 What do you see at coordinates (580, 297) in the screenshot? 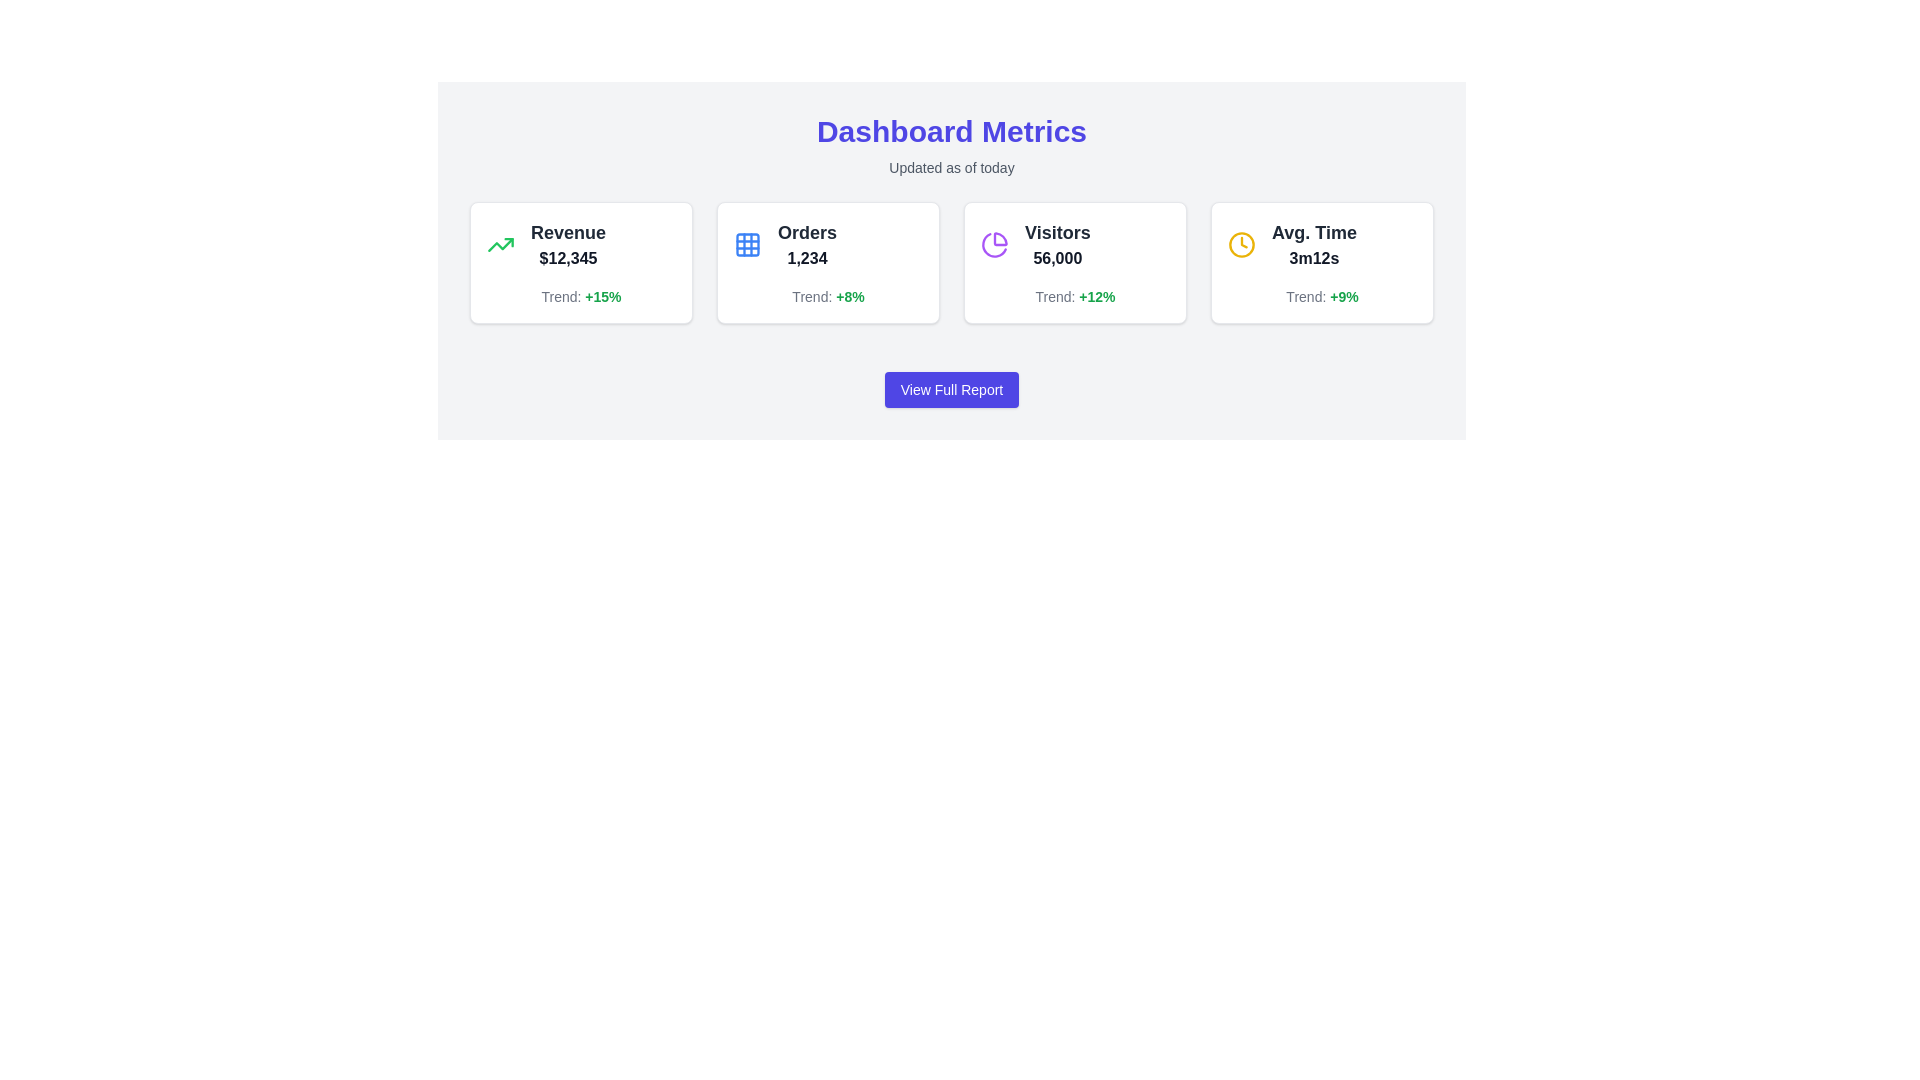
I see `the 'Trend: +15%' text component within the 'Revenue' card that displays revenue metrics, indicating an increase in green color` at bounding box center [580, 297].